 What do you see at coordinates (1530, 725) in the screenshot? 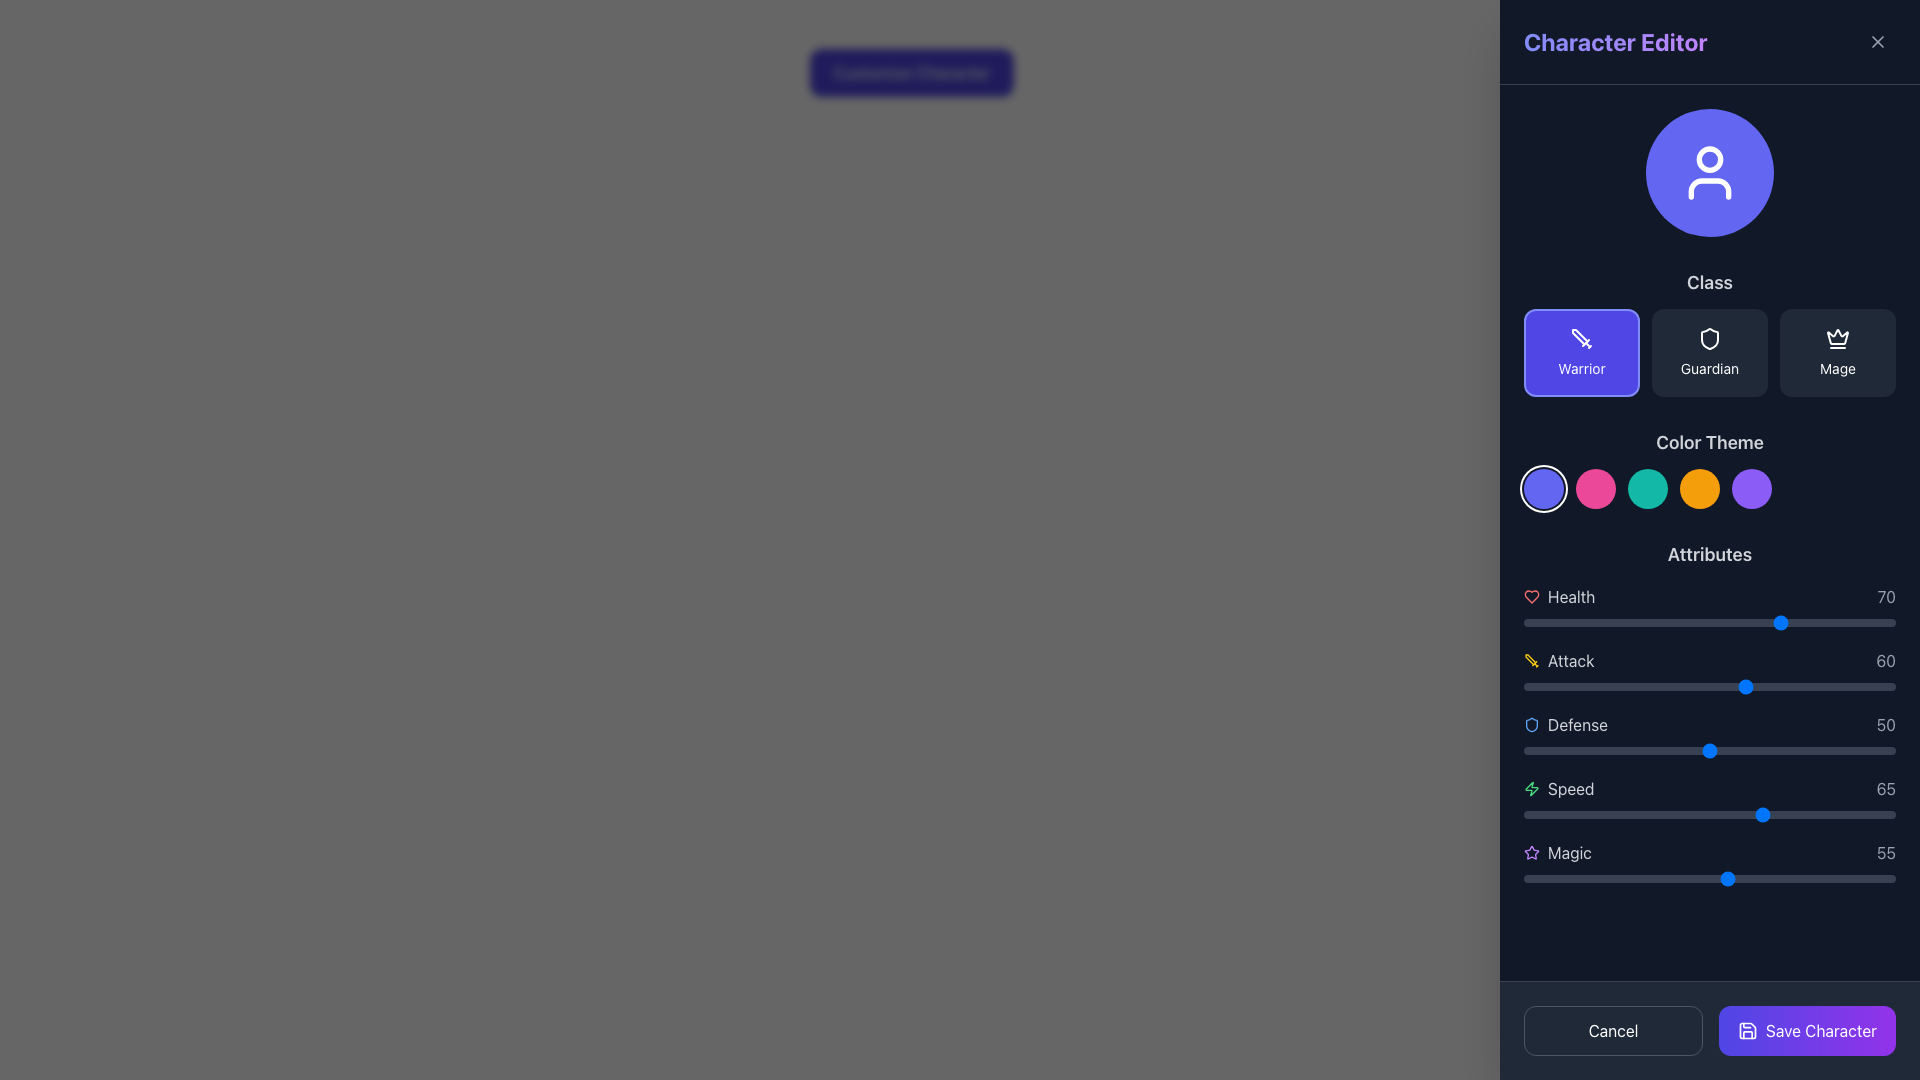
I see `the blue outlined shield icon labeled 'Defense', which is located in the upper-middle section of the interface, next to the 'Defense' text` at bounding box center [1530, 725].